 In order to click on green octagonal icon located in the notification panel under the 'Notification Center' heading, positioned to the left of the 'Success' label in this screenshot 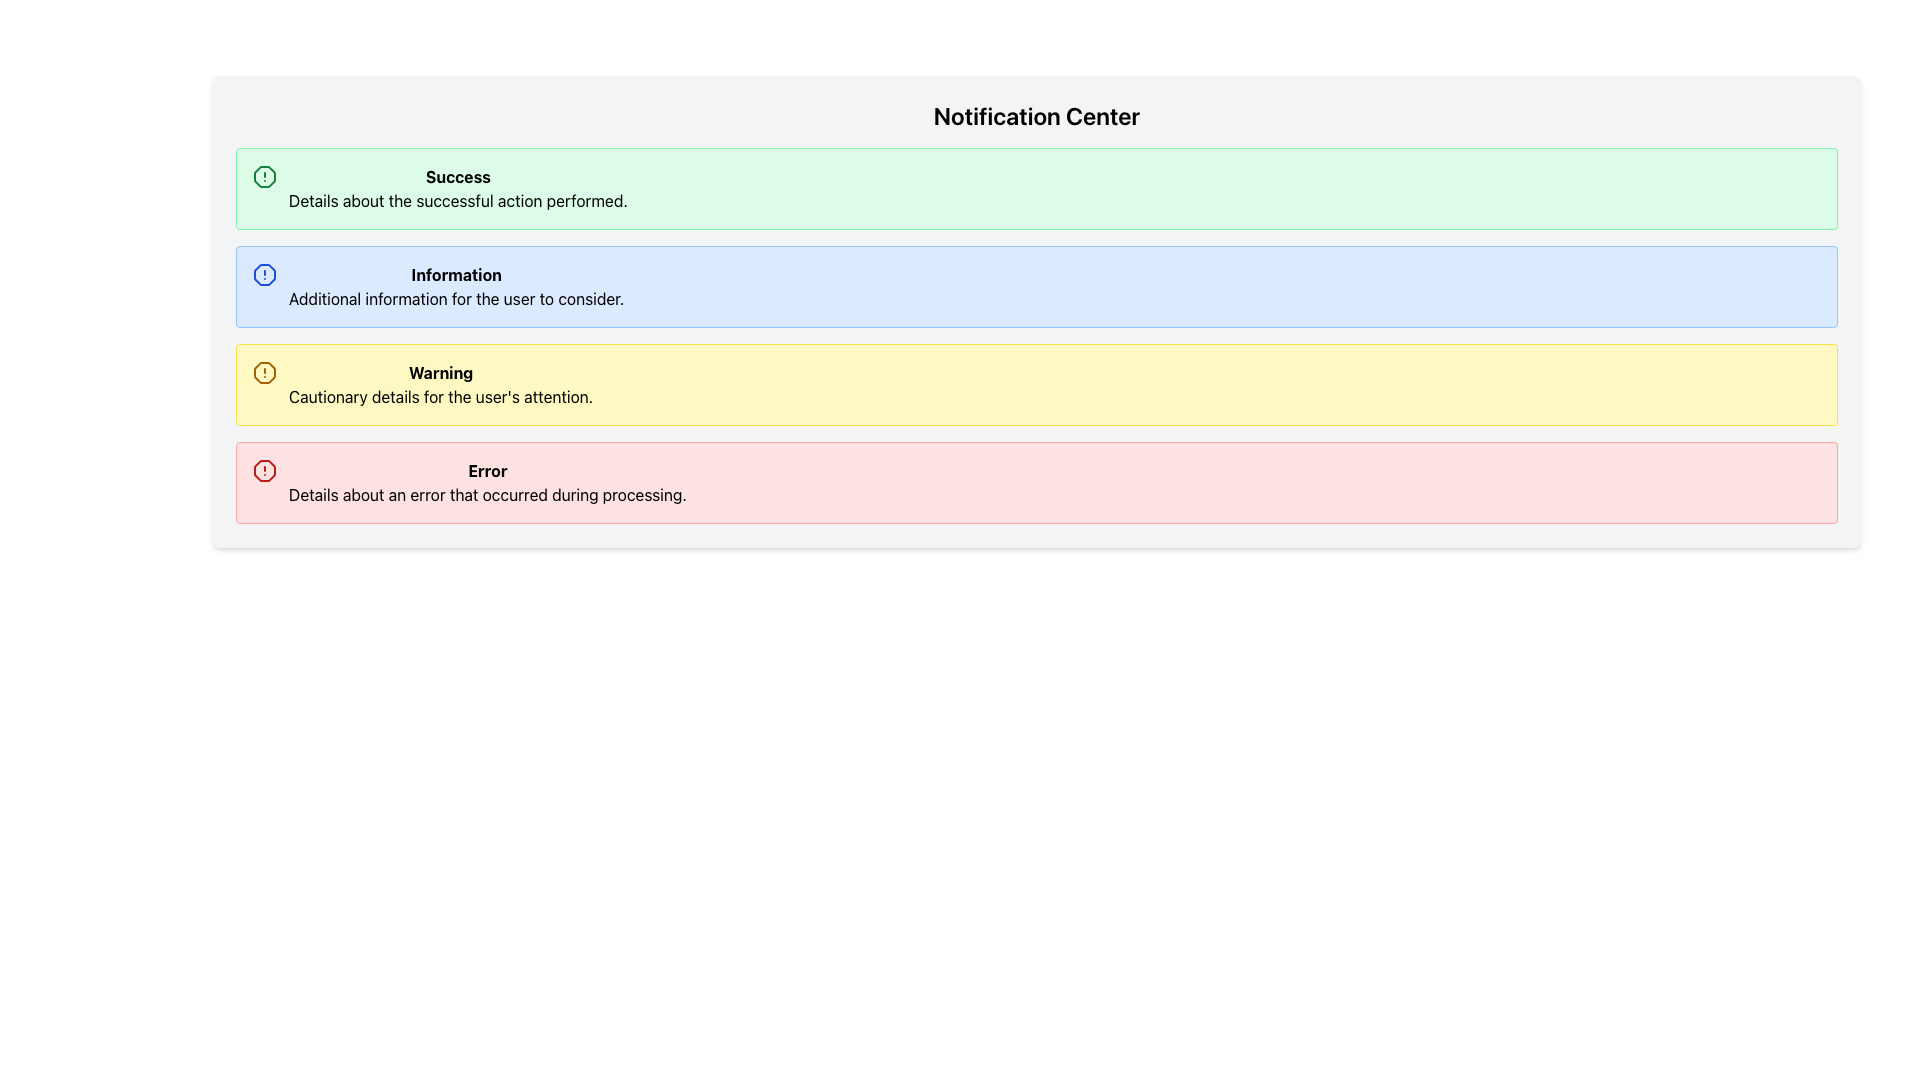, I will do `click(263, 176)`.